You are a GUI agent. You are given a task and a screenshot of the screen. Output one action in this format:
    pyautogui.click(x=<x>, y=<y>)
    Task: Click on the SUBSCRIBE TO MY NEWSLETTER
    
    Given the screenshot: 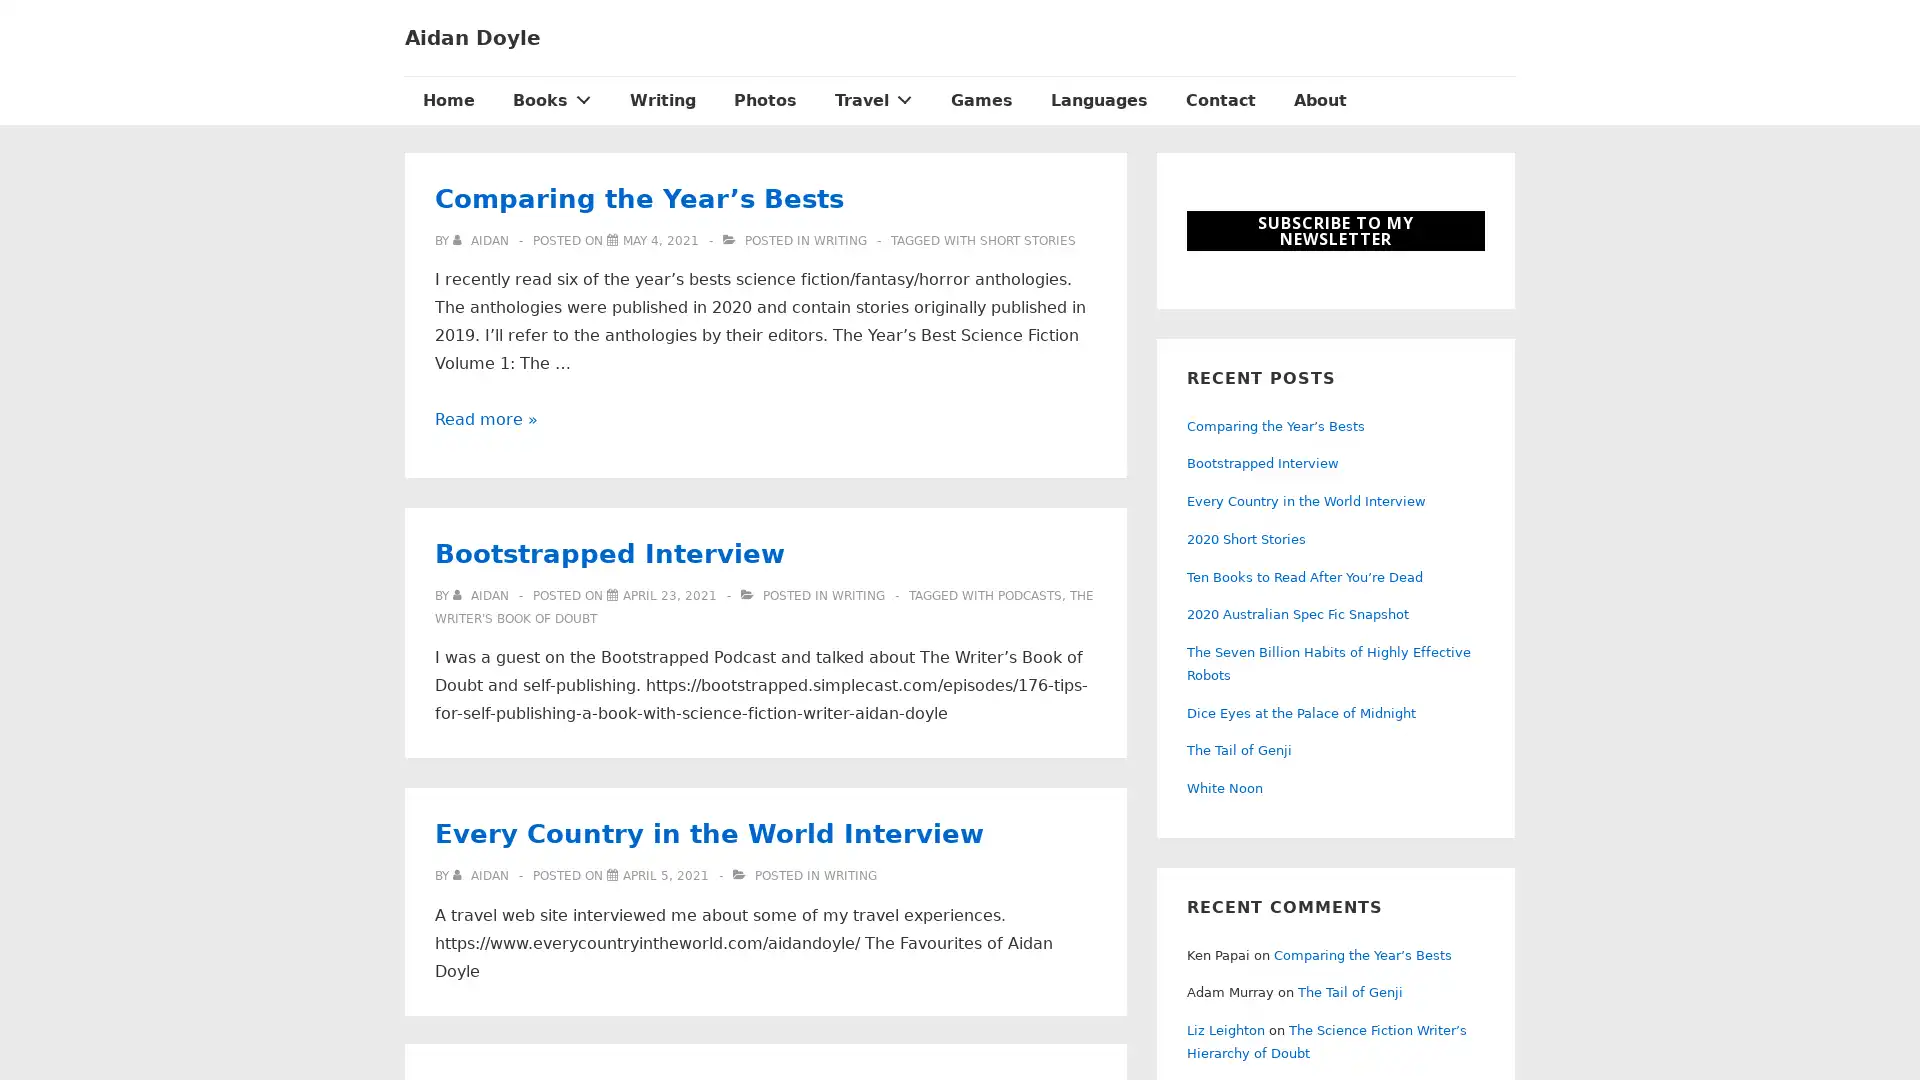 What is the action you would take?
    pyautogui.click(x=1335, y=230)
    